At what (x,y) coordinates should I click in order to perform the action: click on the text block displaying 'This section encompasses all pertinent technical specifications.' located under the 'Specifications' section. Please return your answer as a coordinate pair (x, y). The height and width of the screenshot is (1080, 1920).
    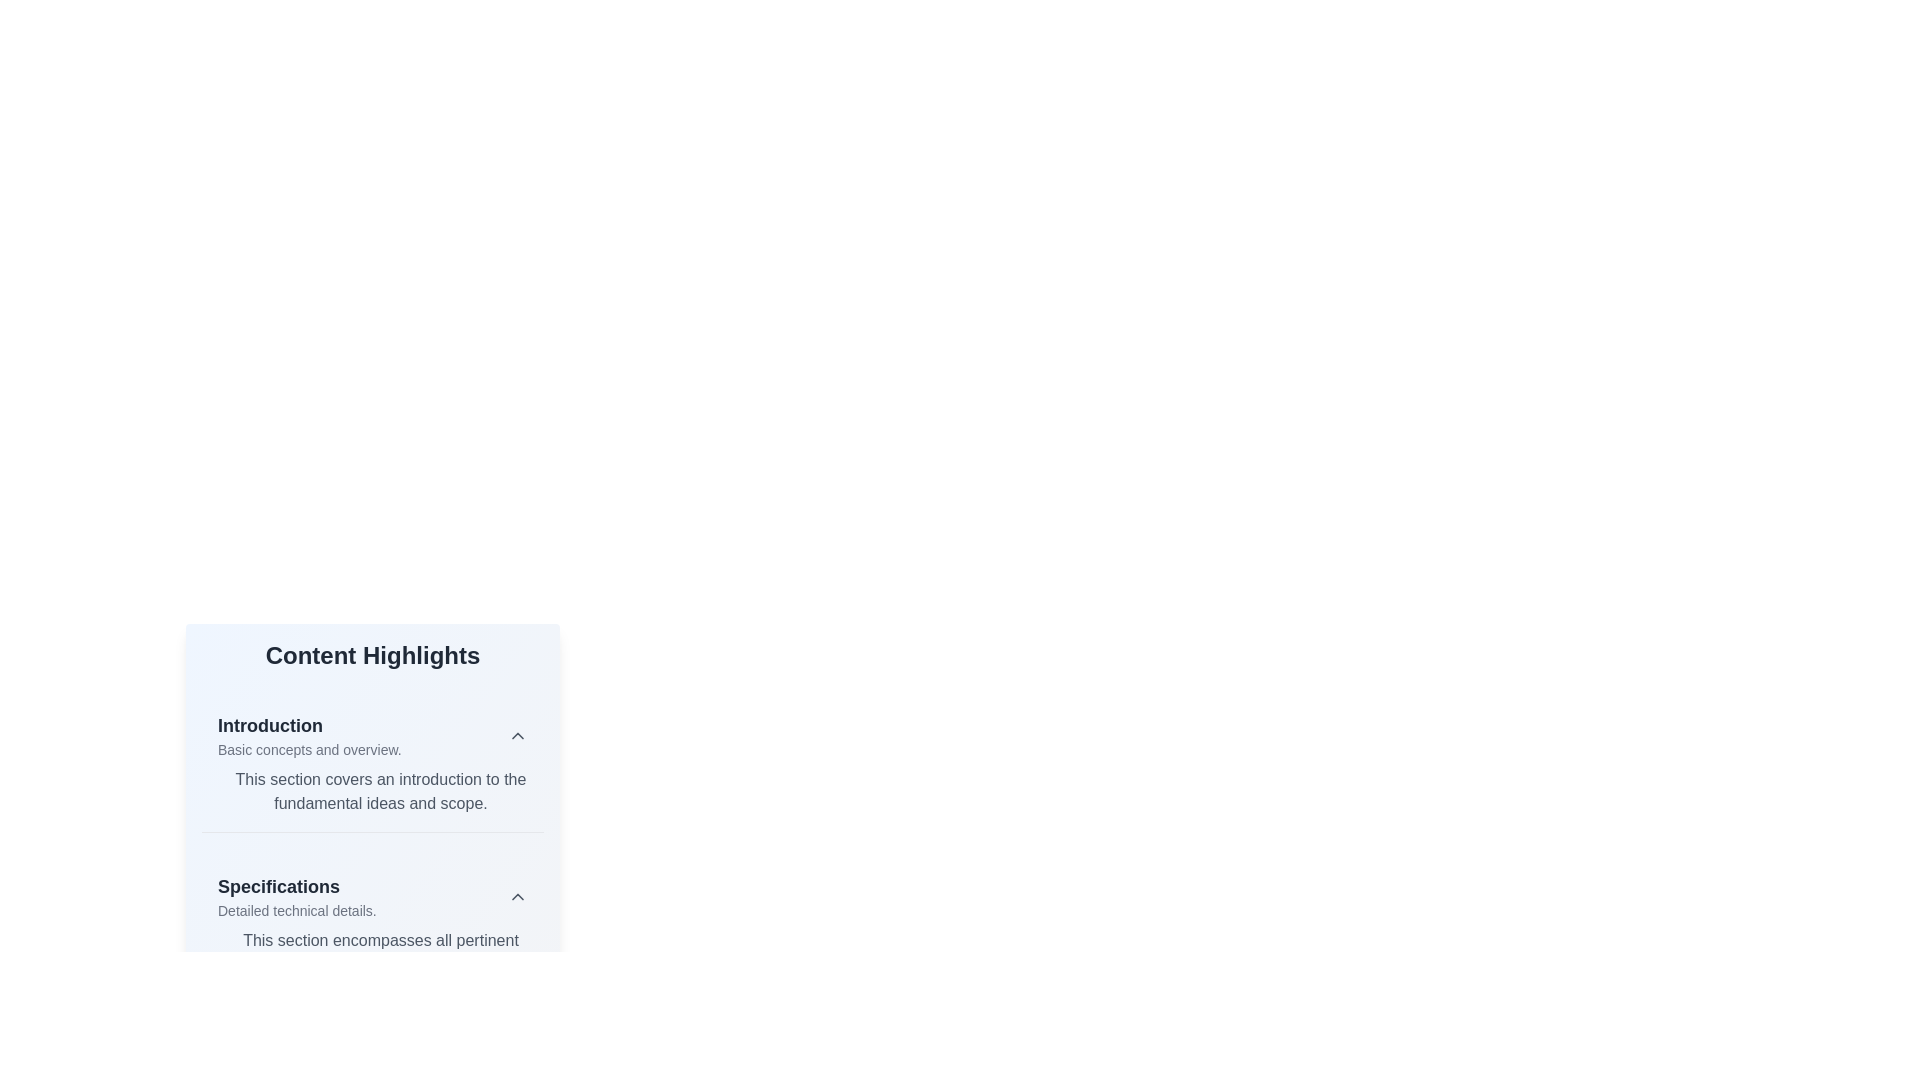
    Looking at the image, I should click on (373, 951).